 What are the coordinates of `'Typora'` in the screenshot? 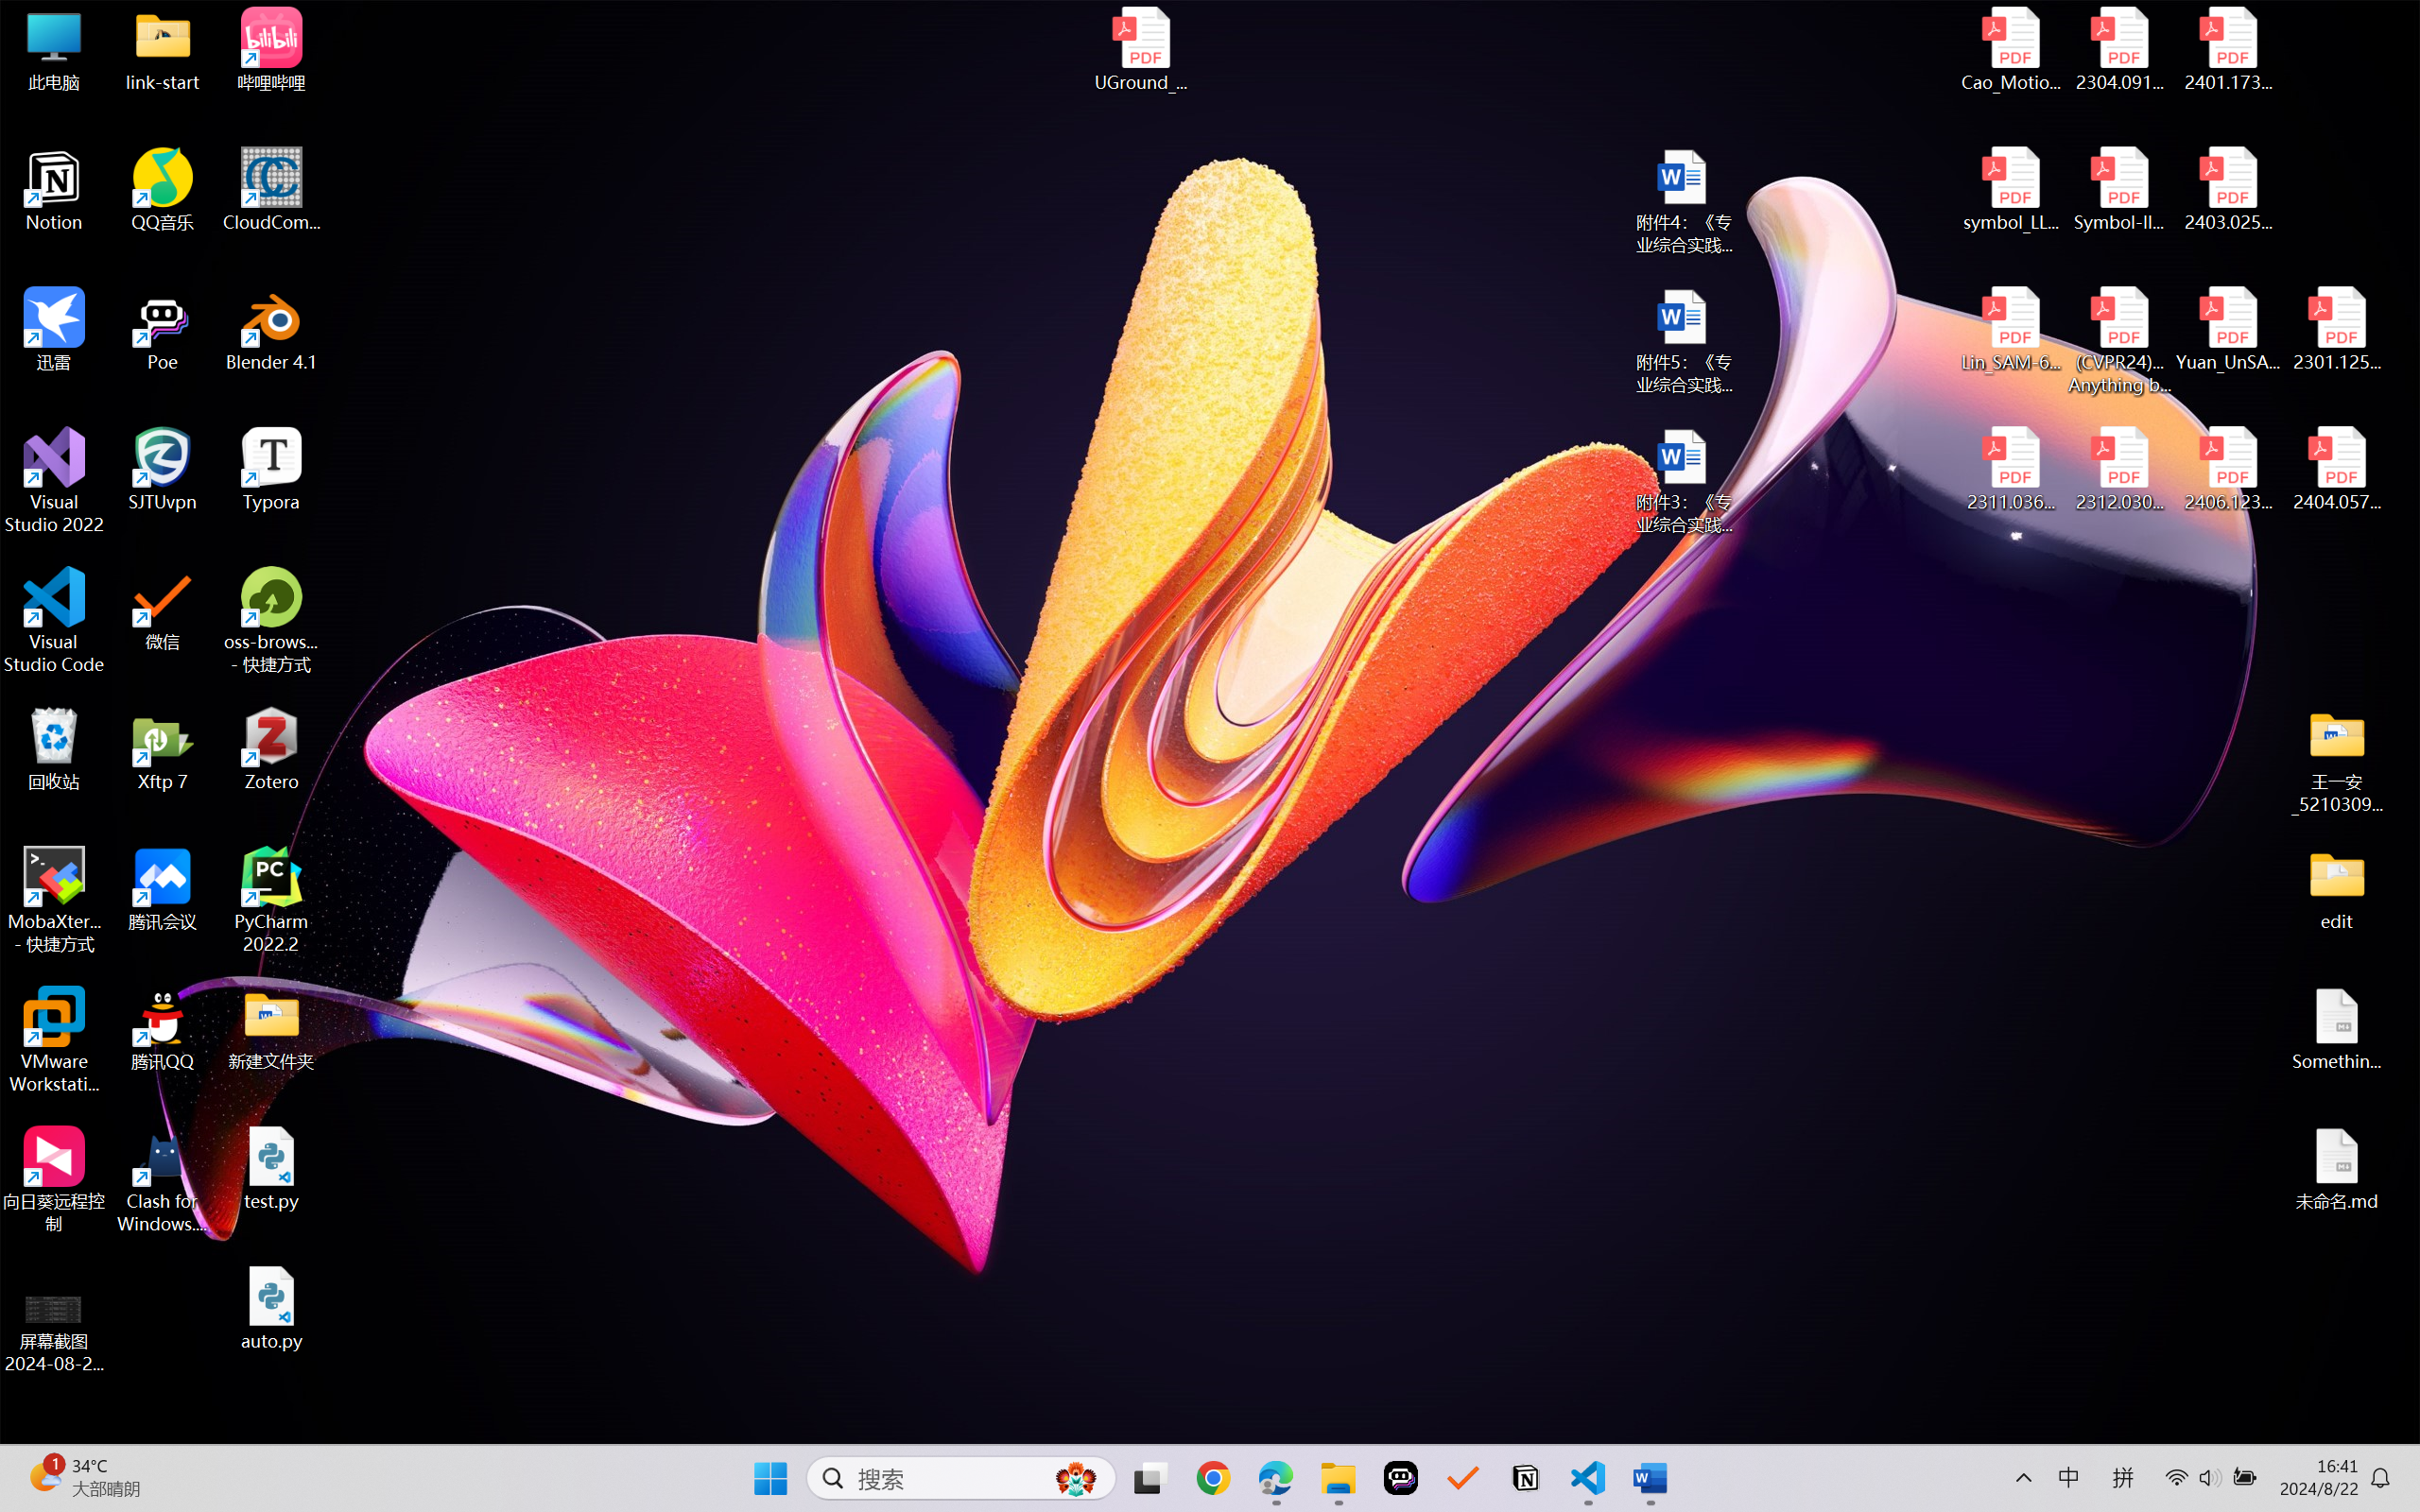 It's located at (271, 469).